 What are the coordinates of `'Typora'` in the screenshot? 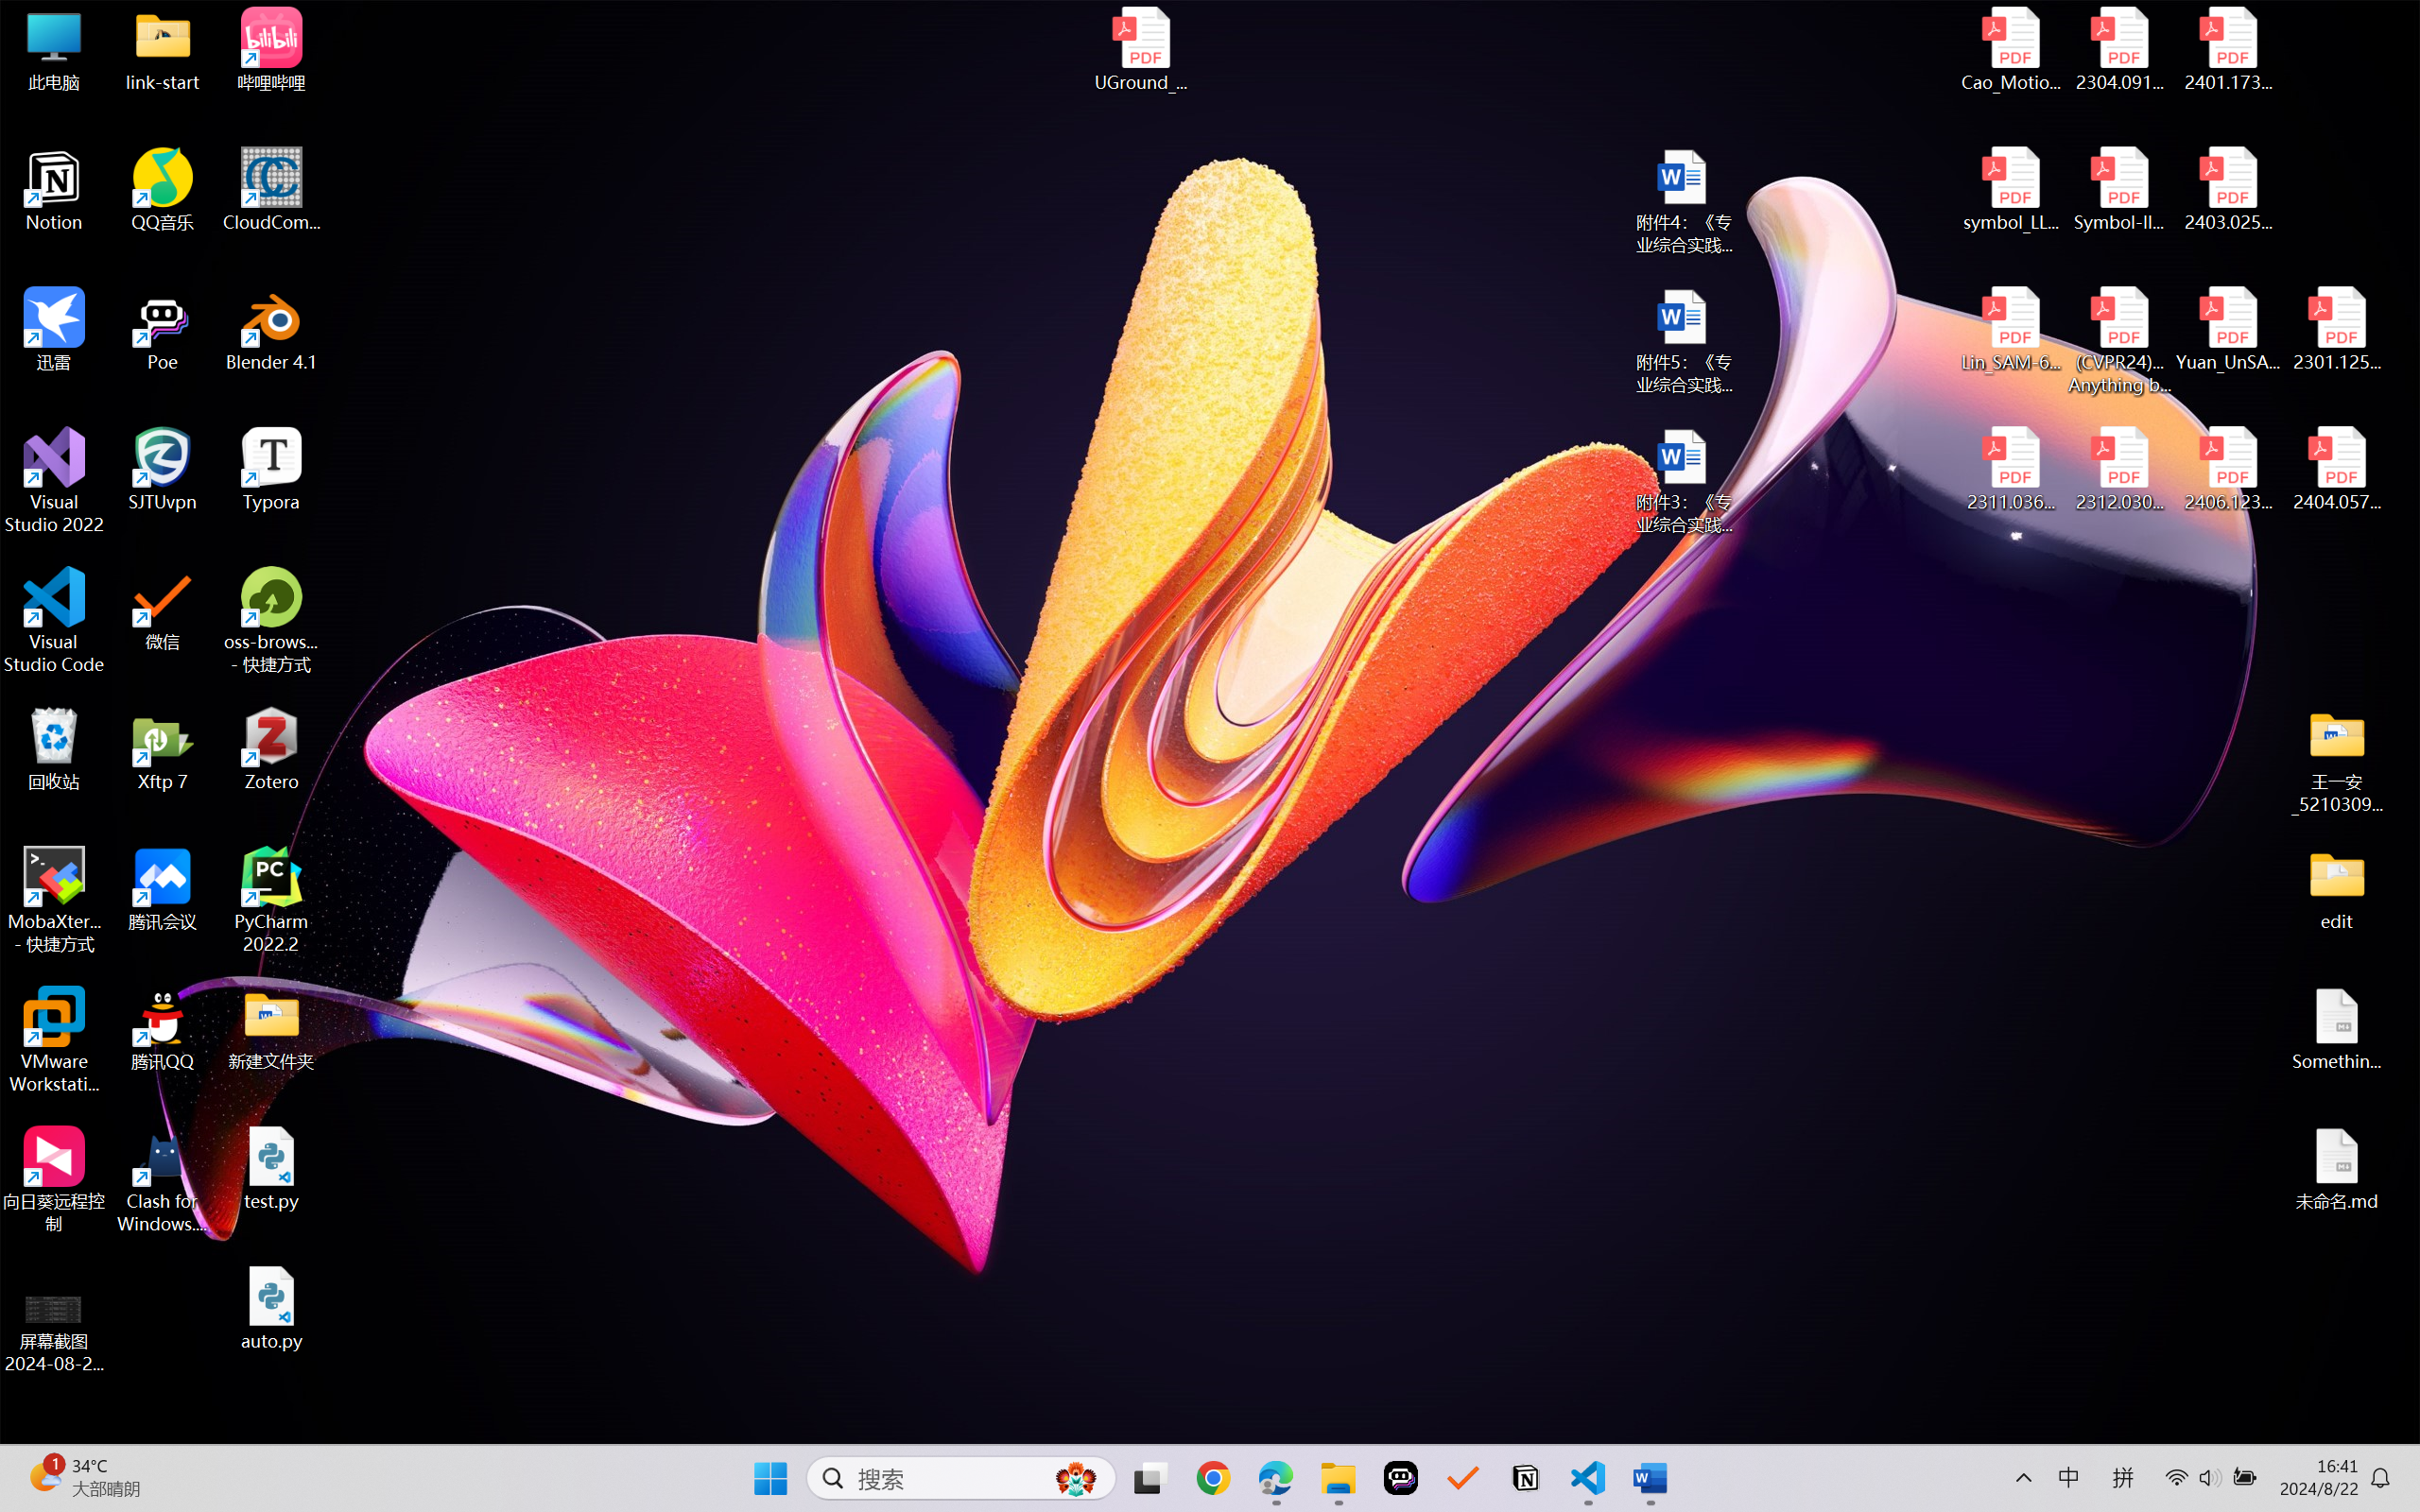 It's located at (271, 469).